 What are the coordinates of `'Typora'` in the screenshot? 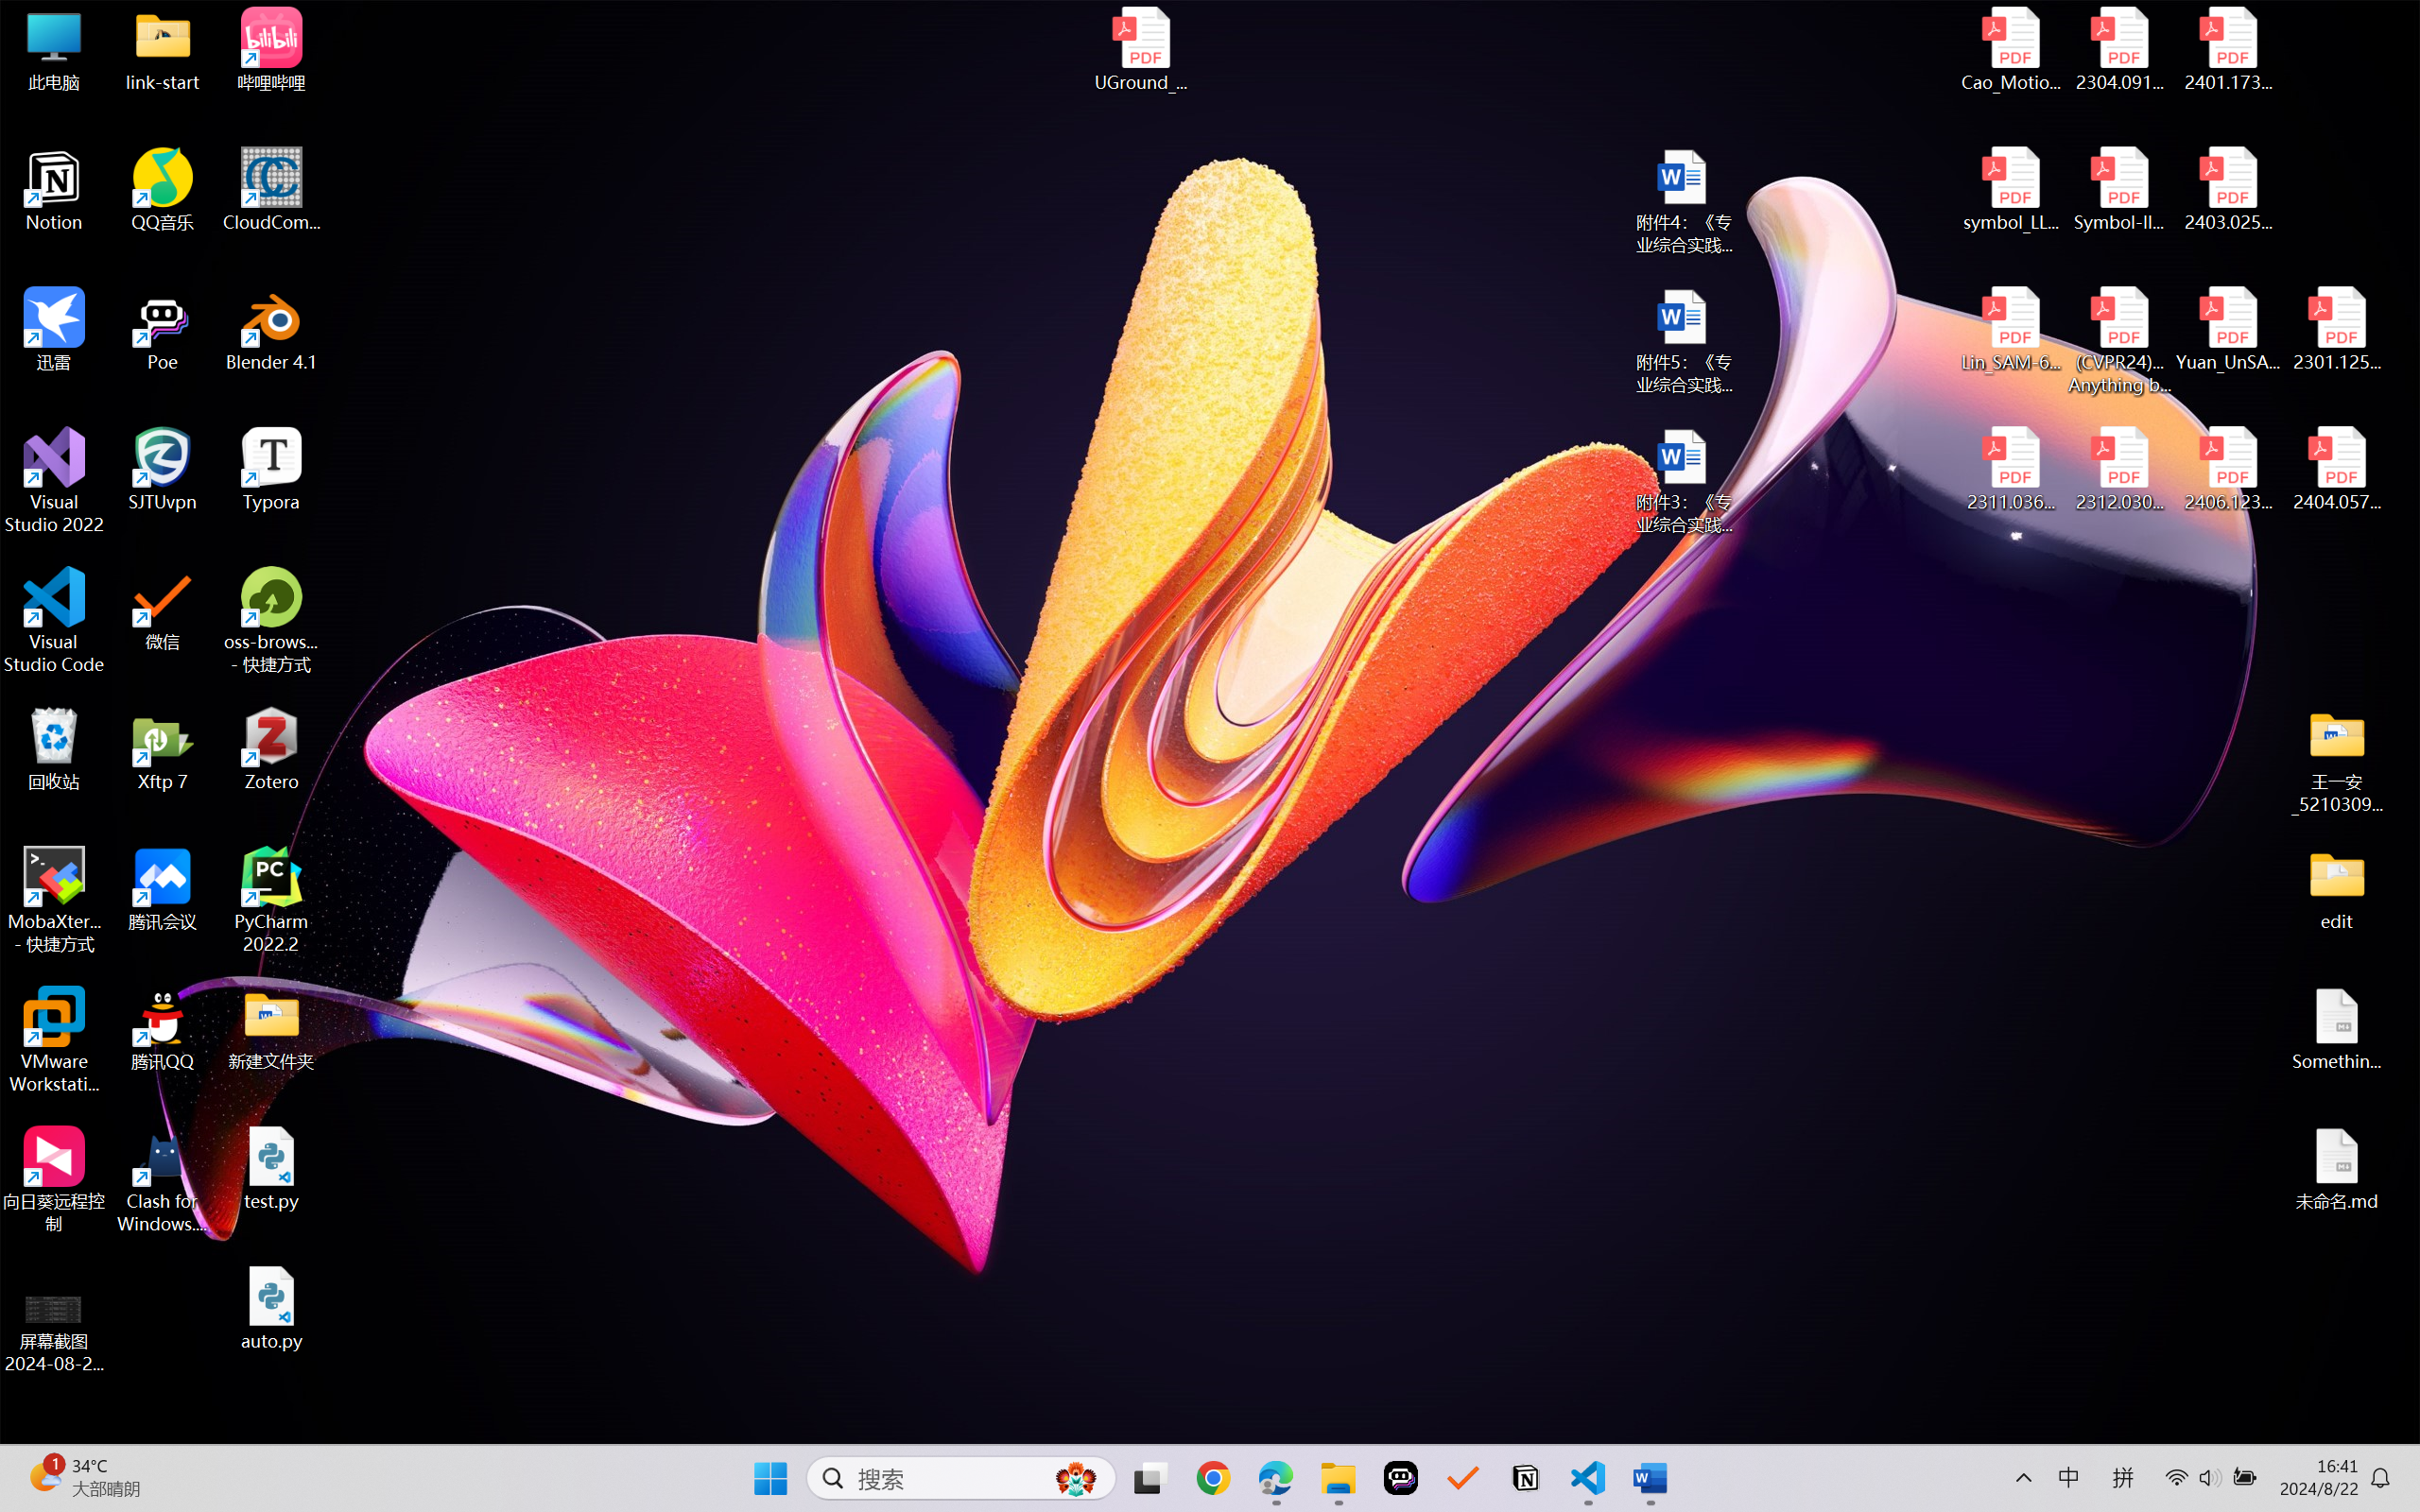 It's located at (271, 469).